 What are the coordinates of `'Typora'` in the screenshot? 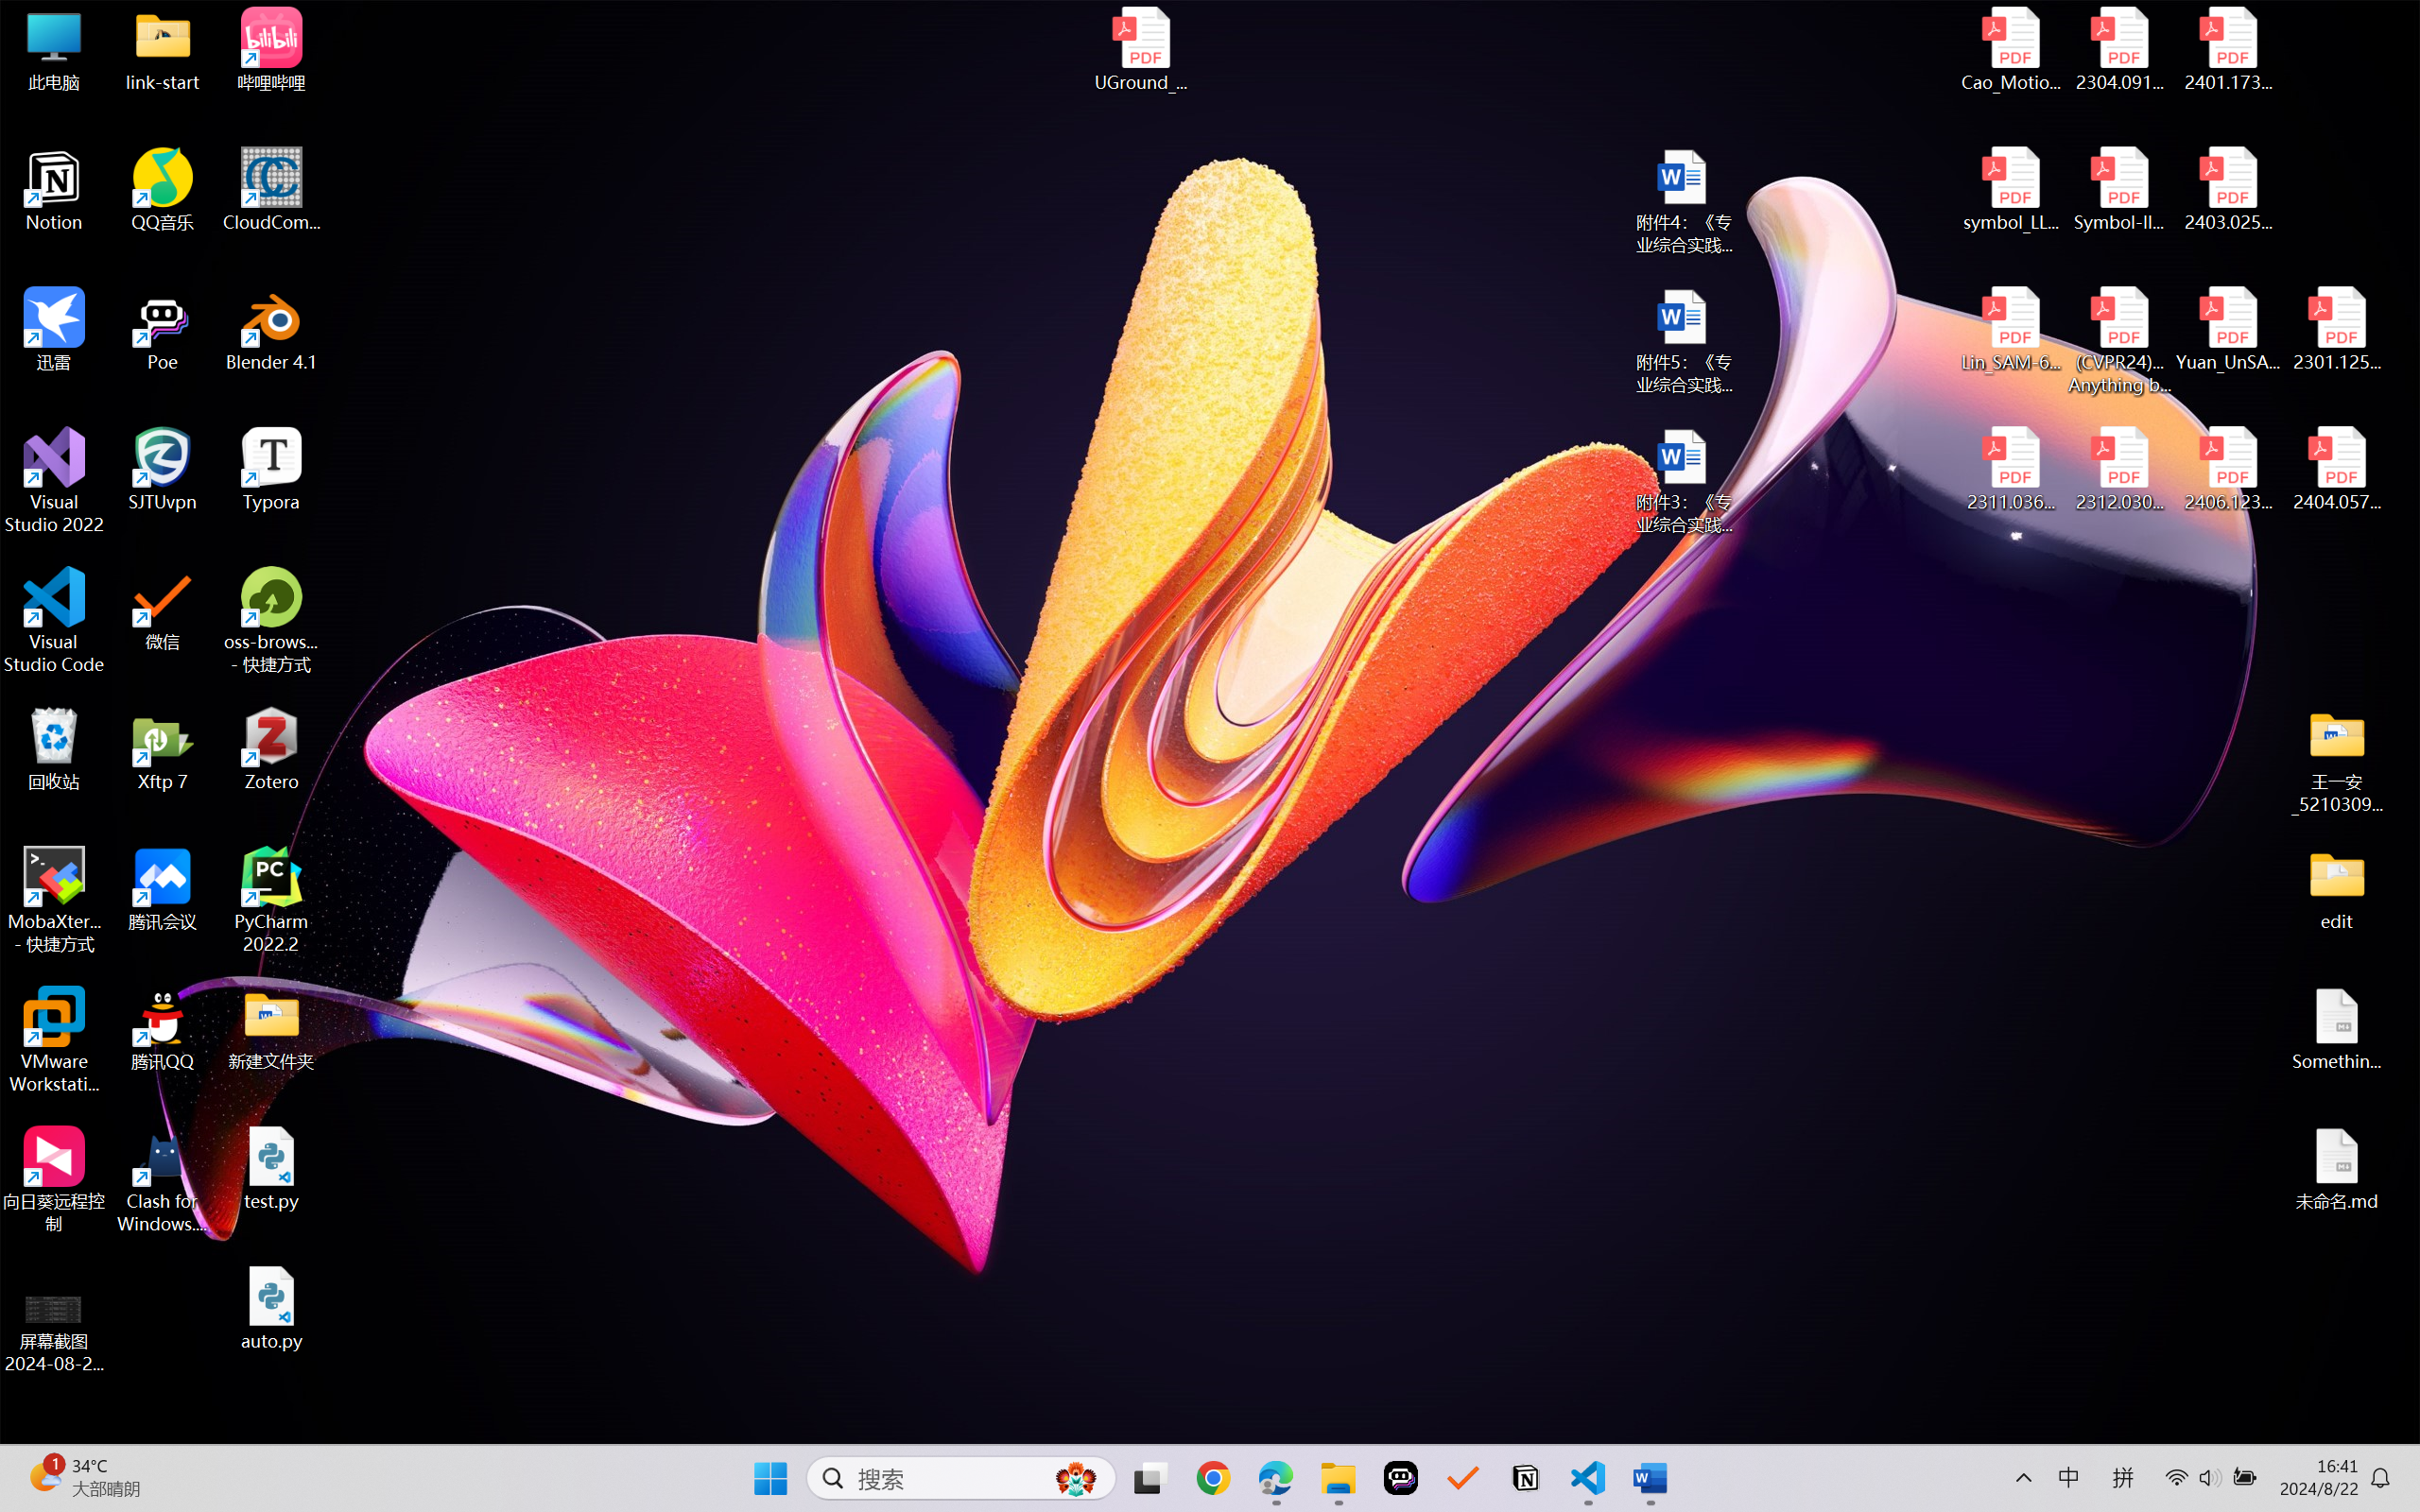 It's located at (271, 469).